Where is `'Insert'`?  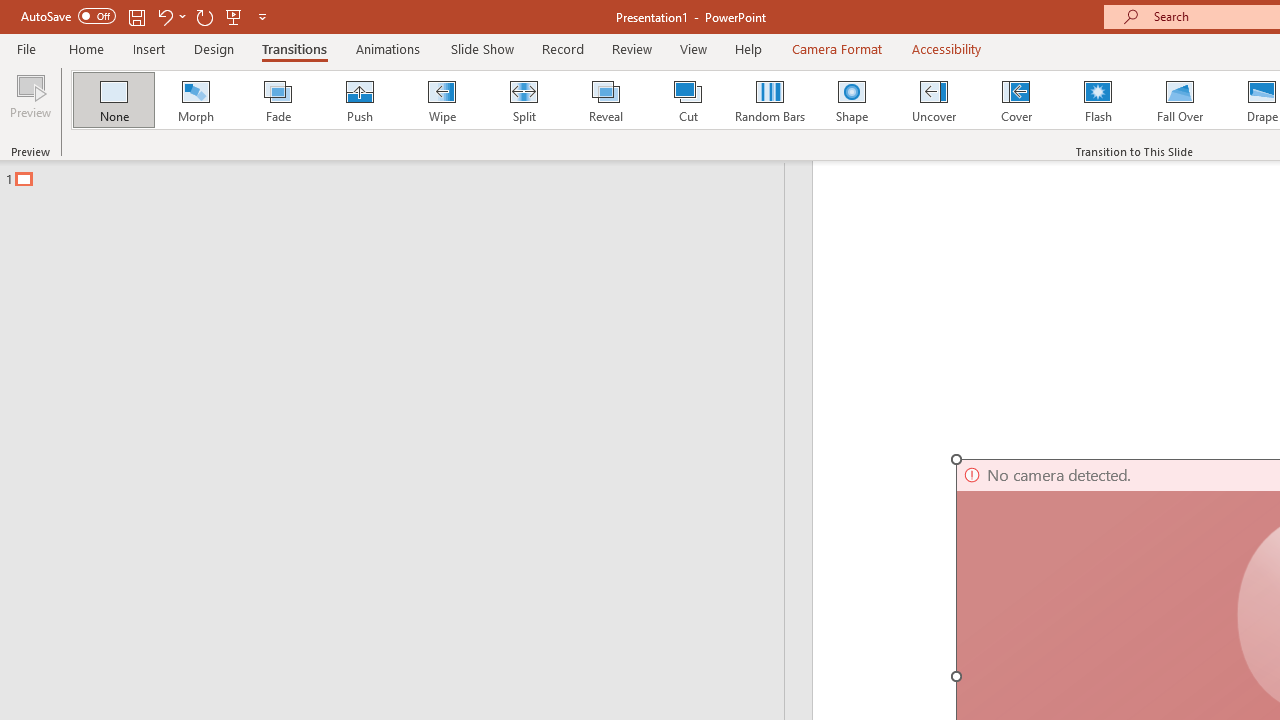 'Insert' is located at coordinates (148, 48).